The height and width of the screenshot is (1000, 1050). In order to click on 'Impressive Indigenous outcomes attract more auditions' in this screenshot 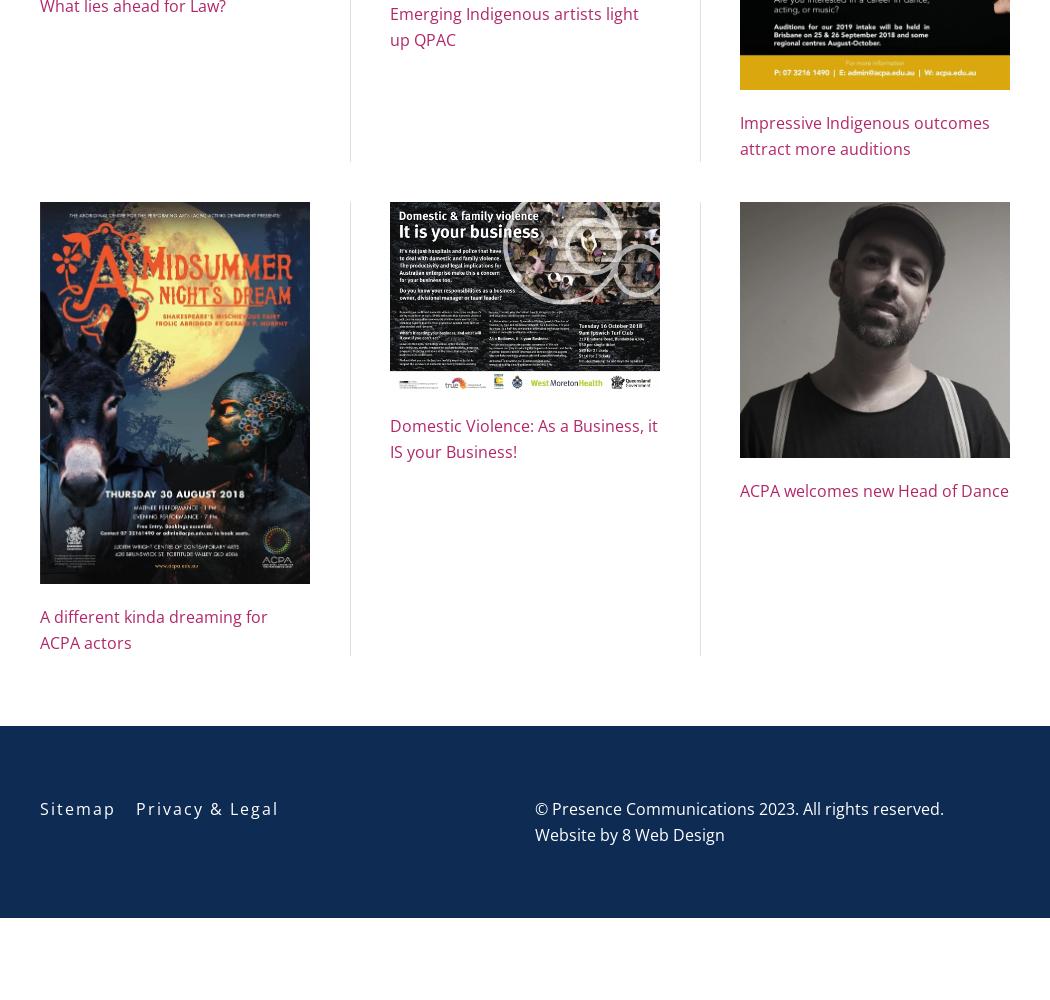, I will do `click(863, 135)`.